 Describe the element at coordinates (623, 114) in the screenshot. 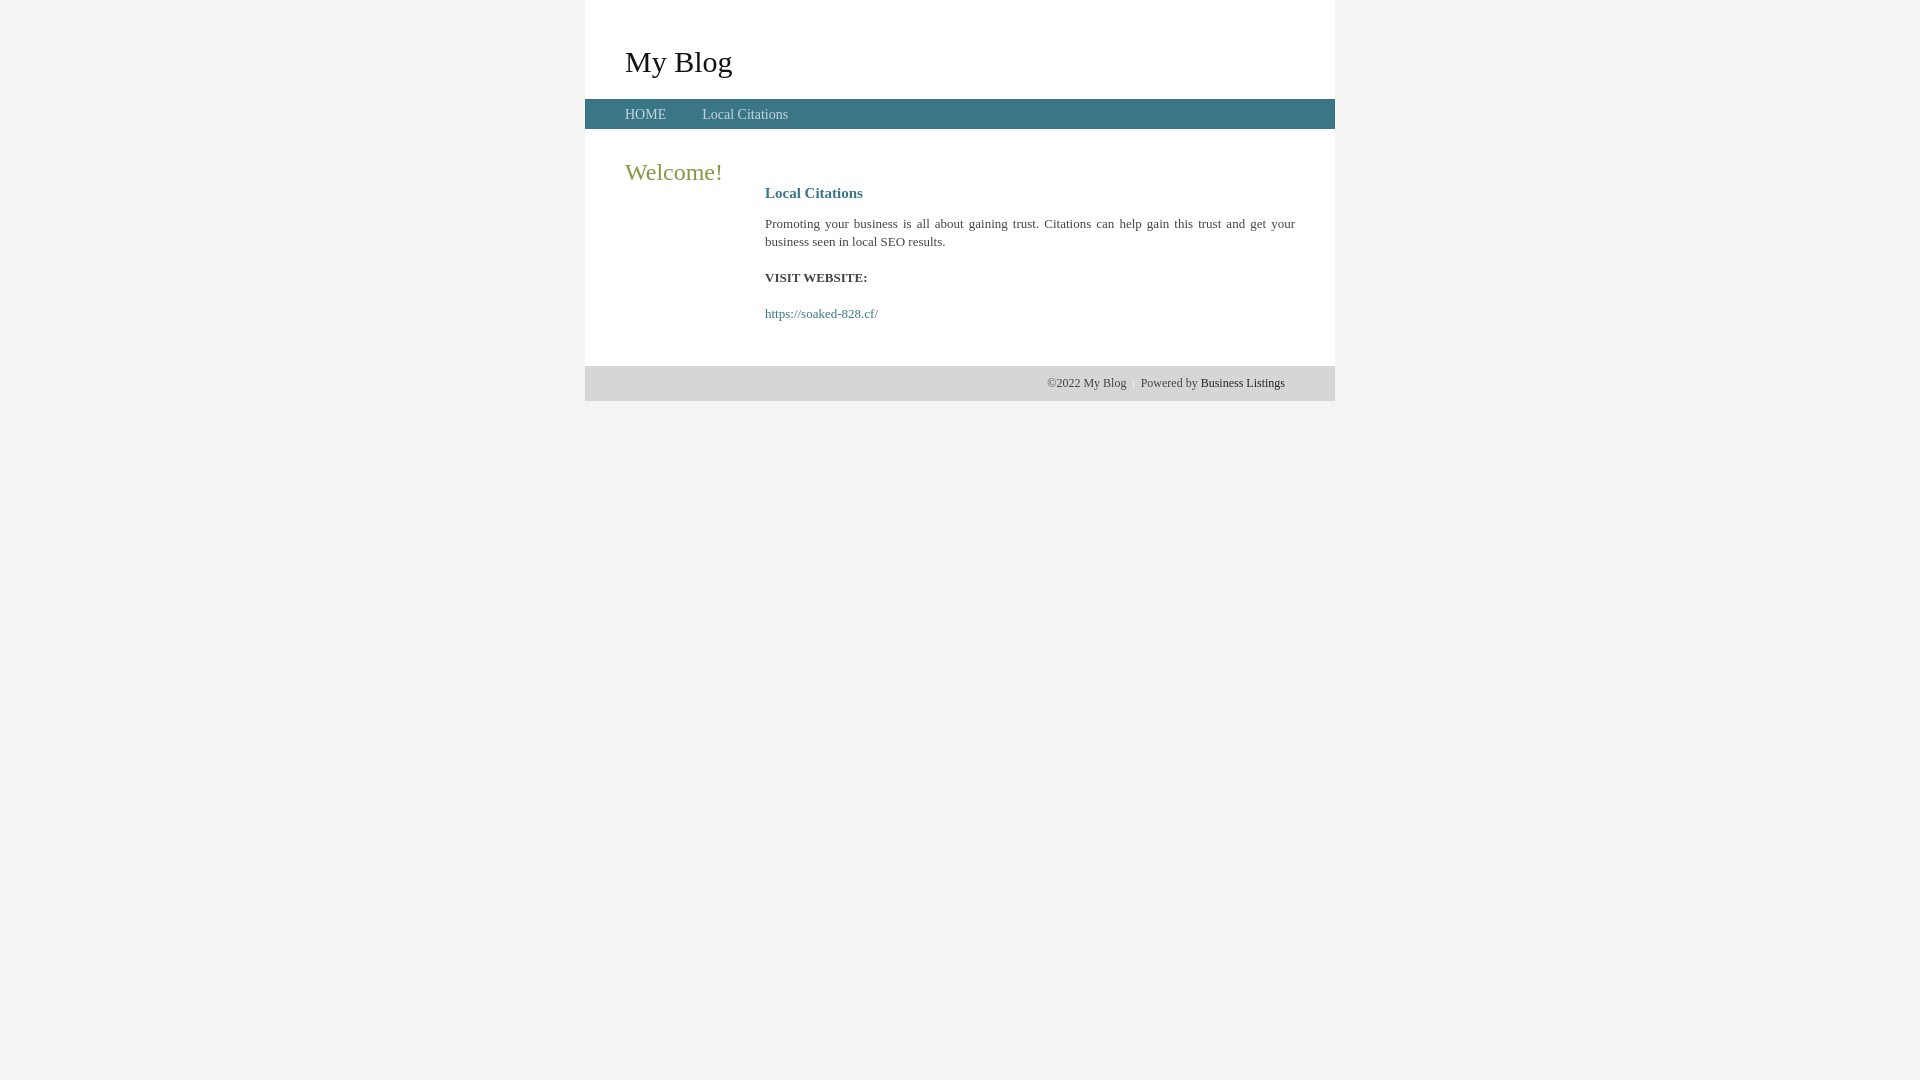

I see `'HOME'` at that location.